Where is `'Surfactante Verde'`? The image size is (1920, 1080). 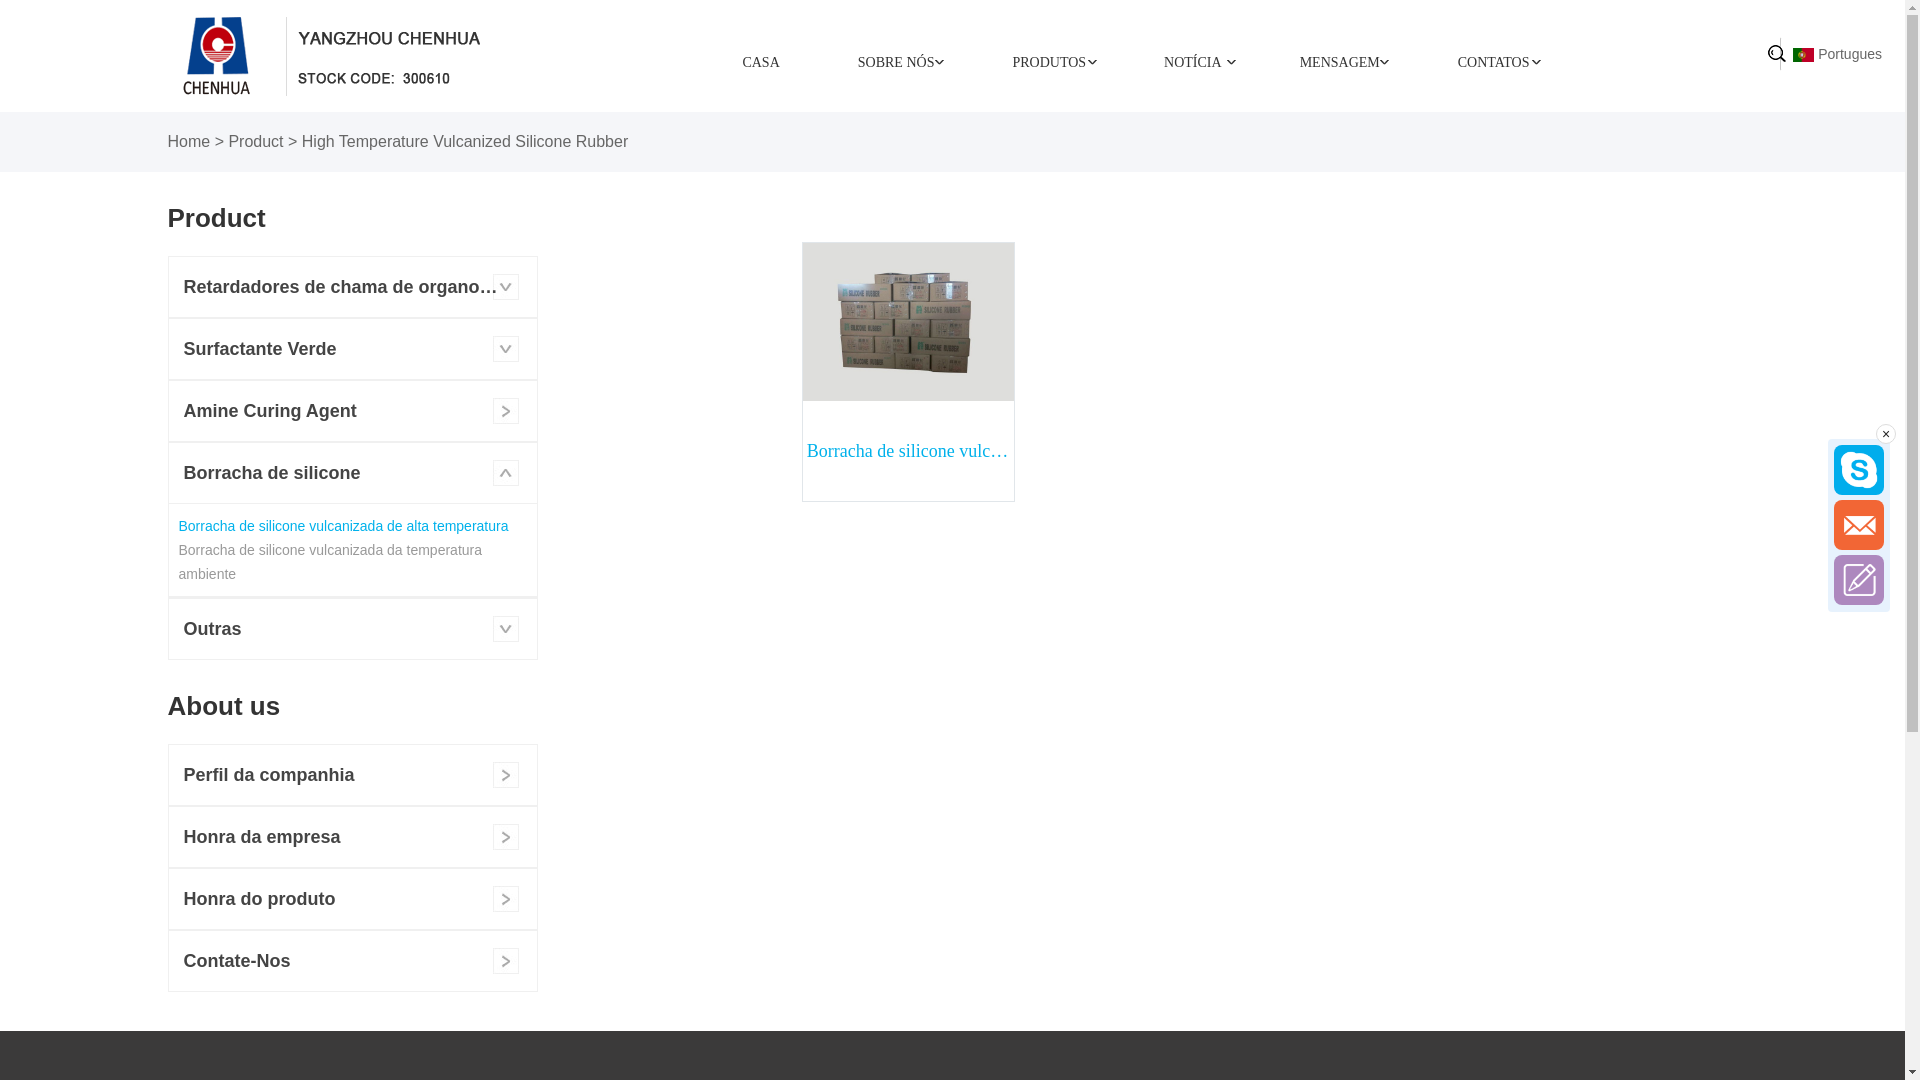
'Surfactante Verde' is located at coordinates (351, 347).